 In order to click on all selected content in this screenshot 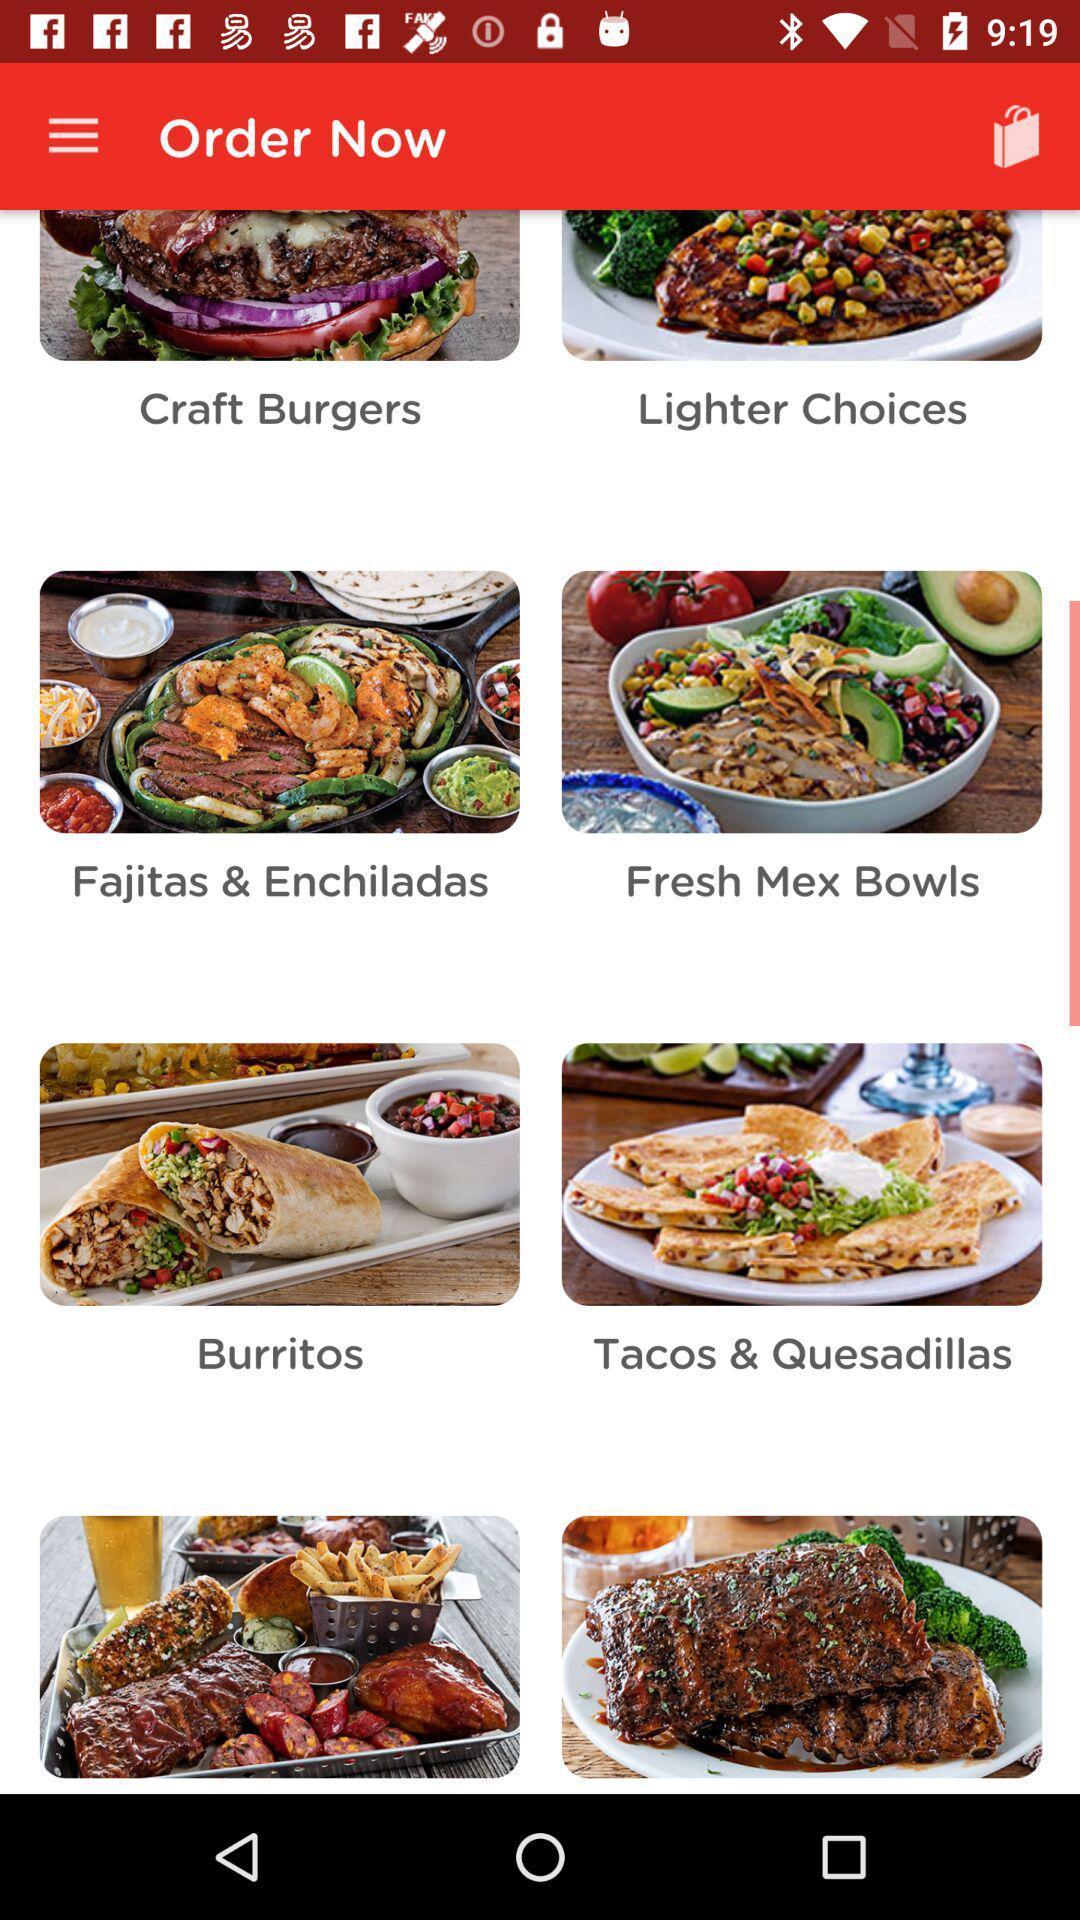, I will do `click(540, 1002)`.